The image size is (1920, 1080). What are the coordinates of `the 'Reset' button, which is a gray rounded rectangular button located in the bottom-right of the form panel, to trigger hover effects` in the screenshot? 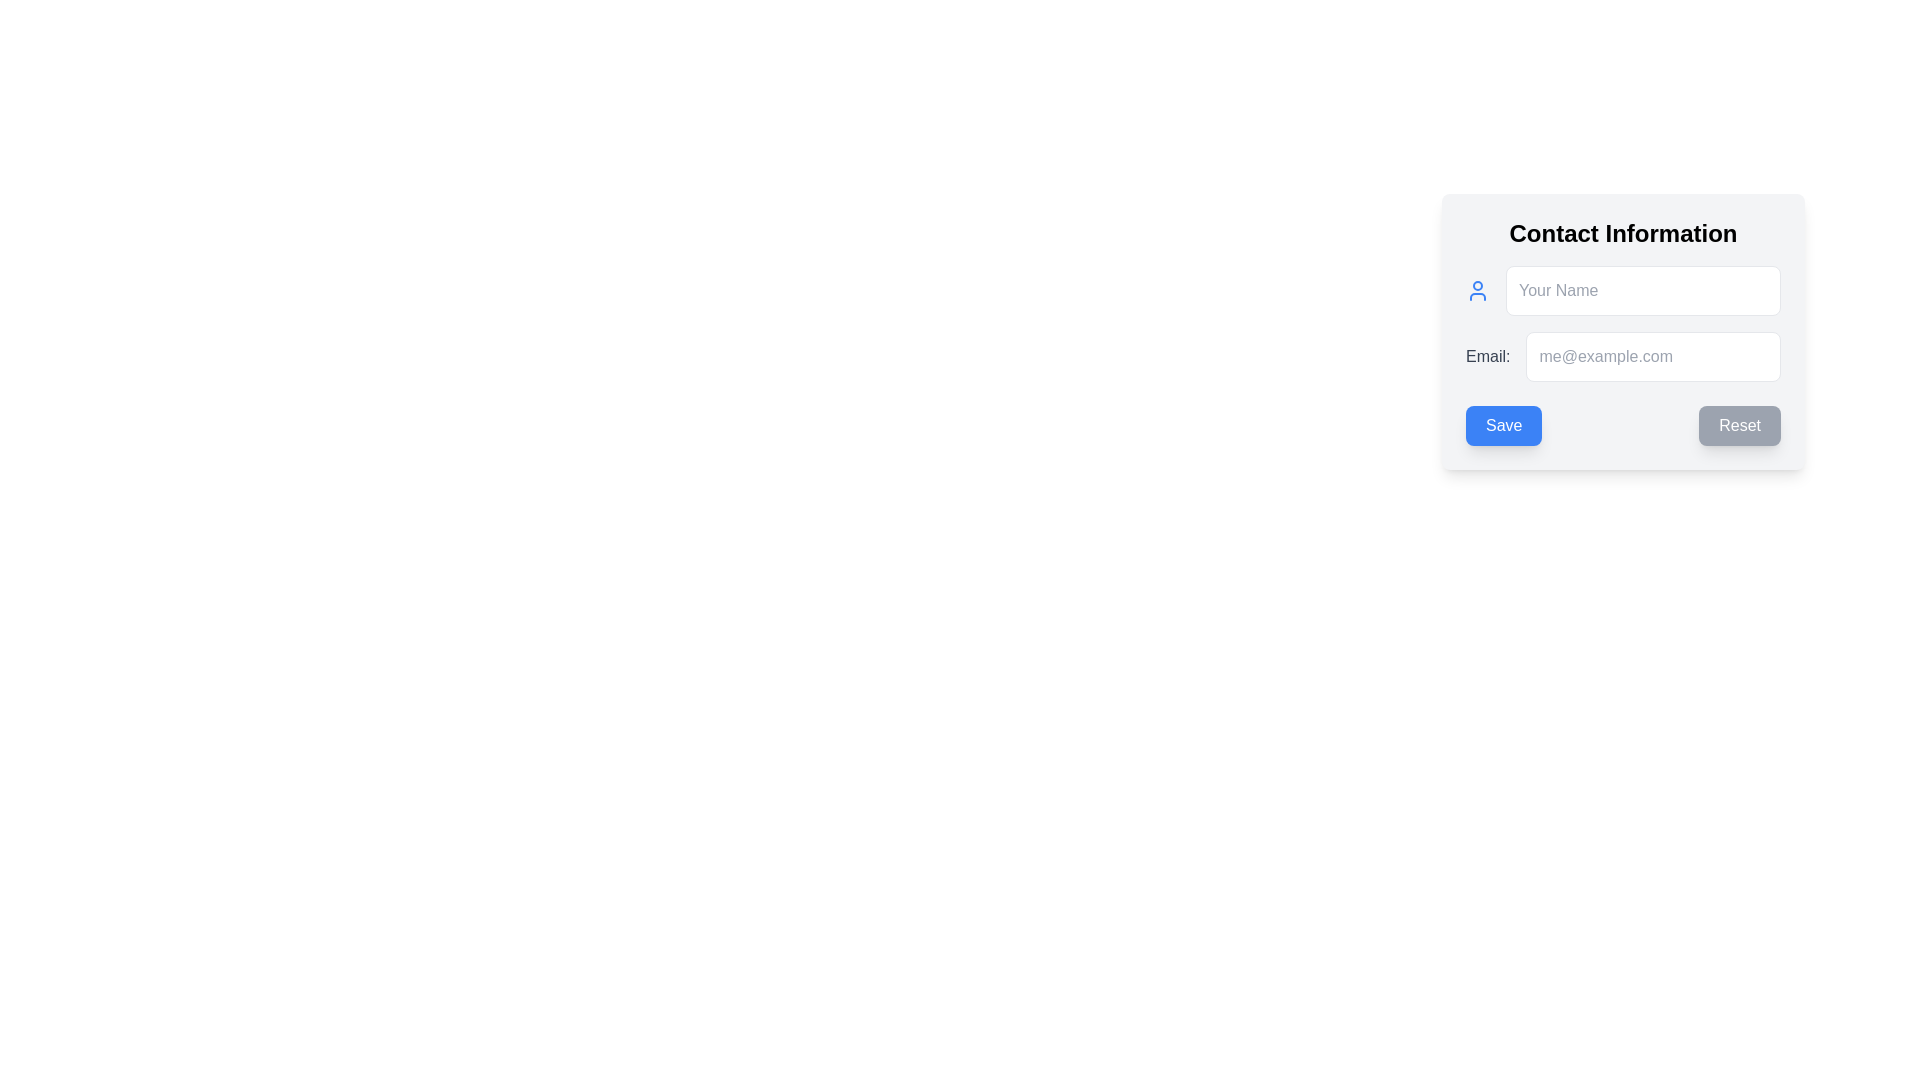 It's located at (1739, 424).